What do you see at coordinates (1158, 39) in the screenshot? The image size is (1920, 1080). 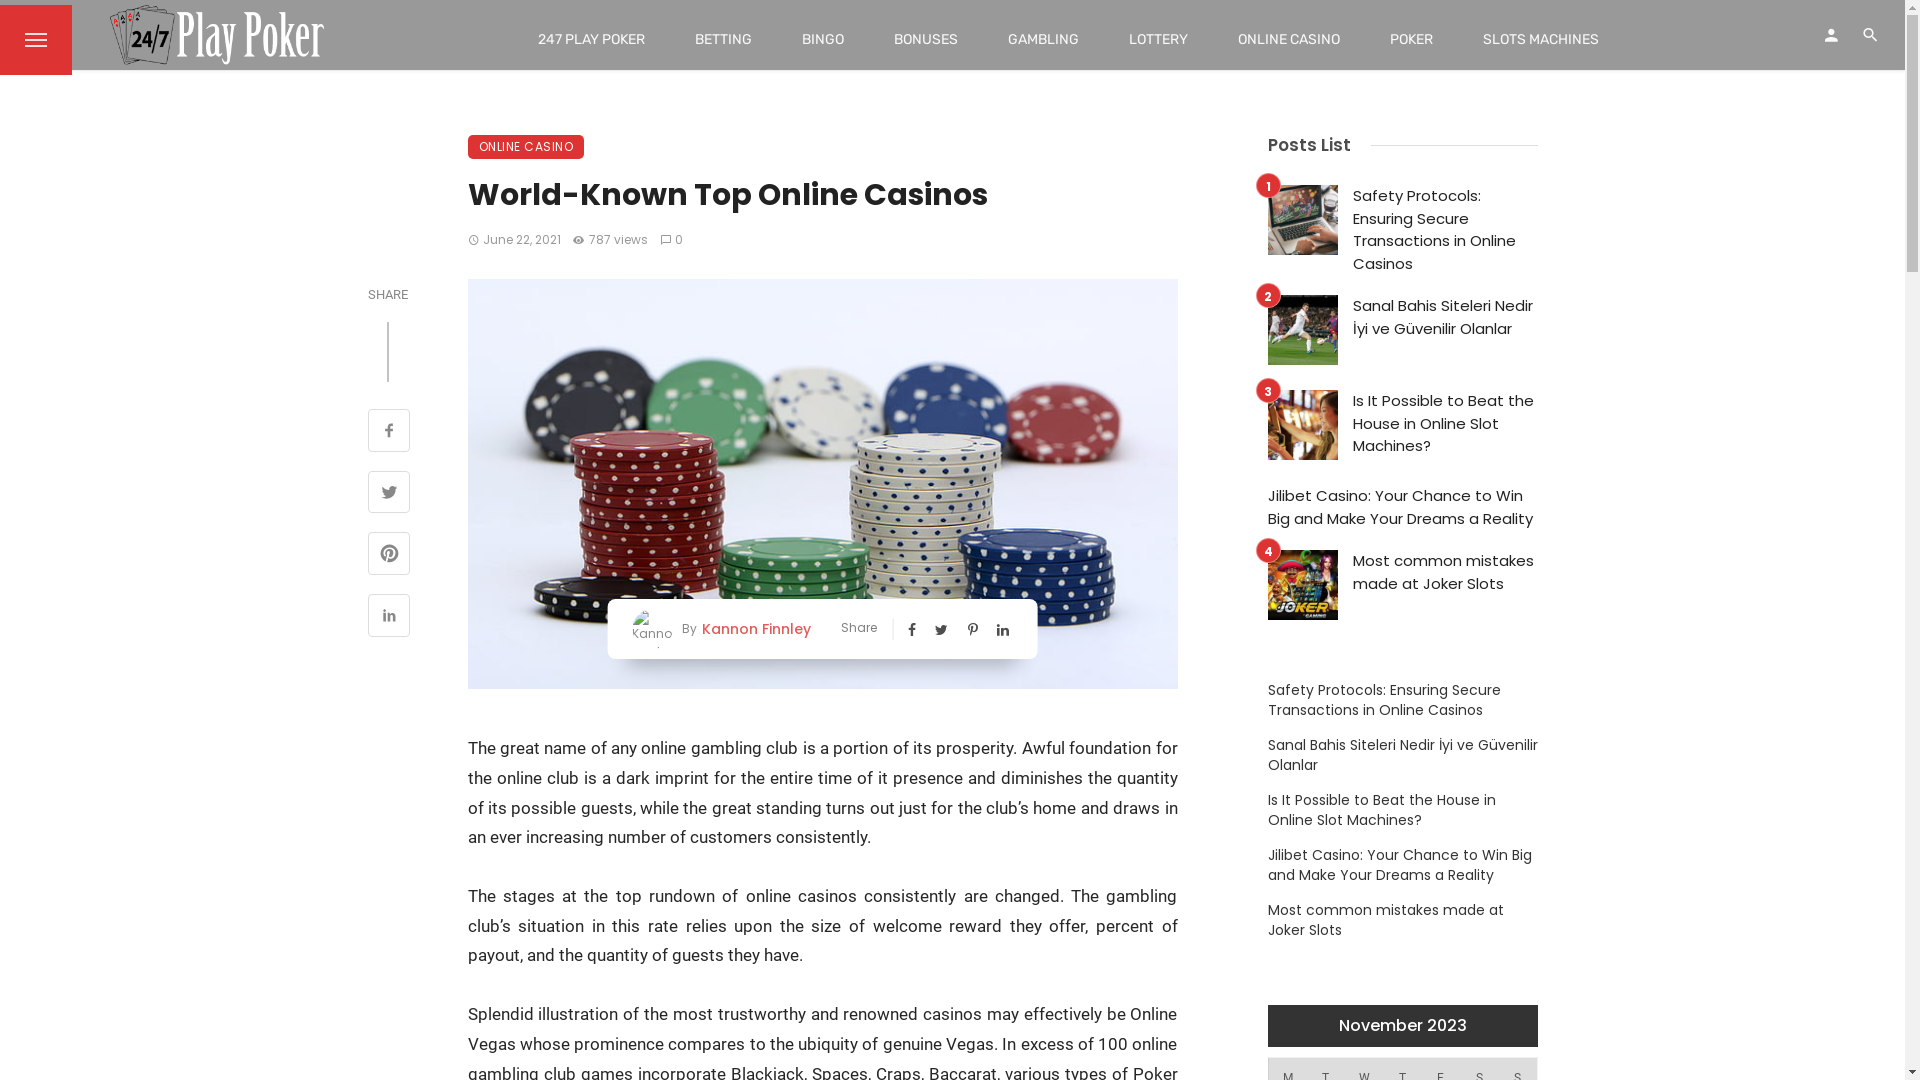 I see `'LOTTERY'` at bounding box center [1158, 39].